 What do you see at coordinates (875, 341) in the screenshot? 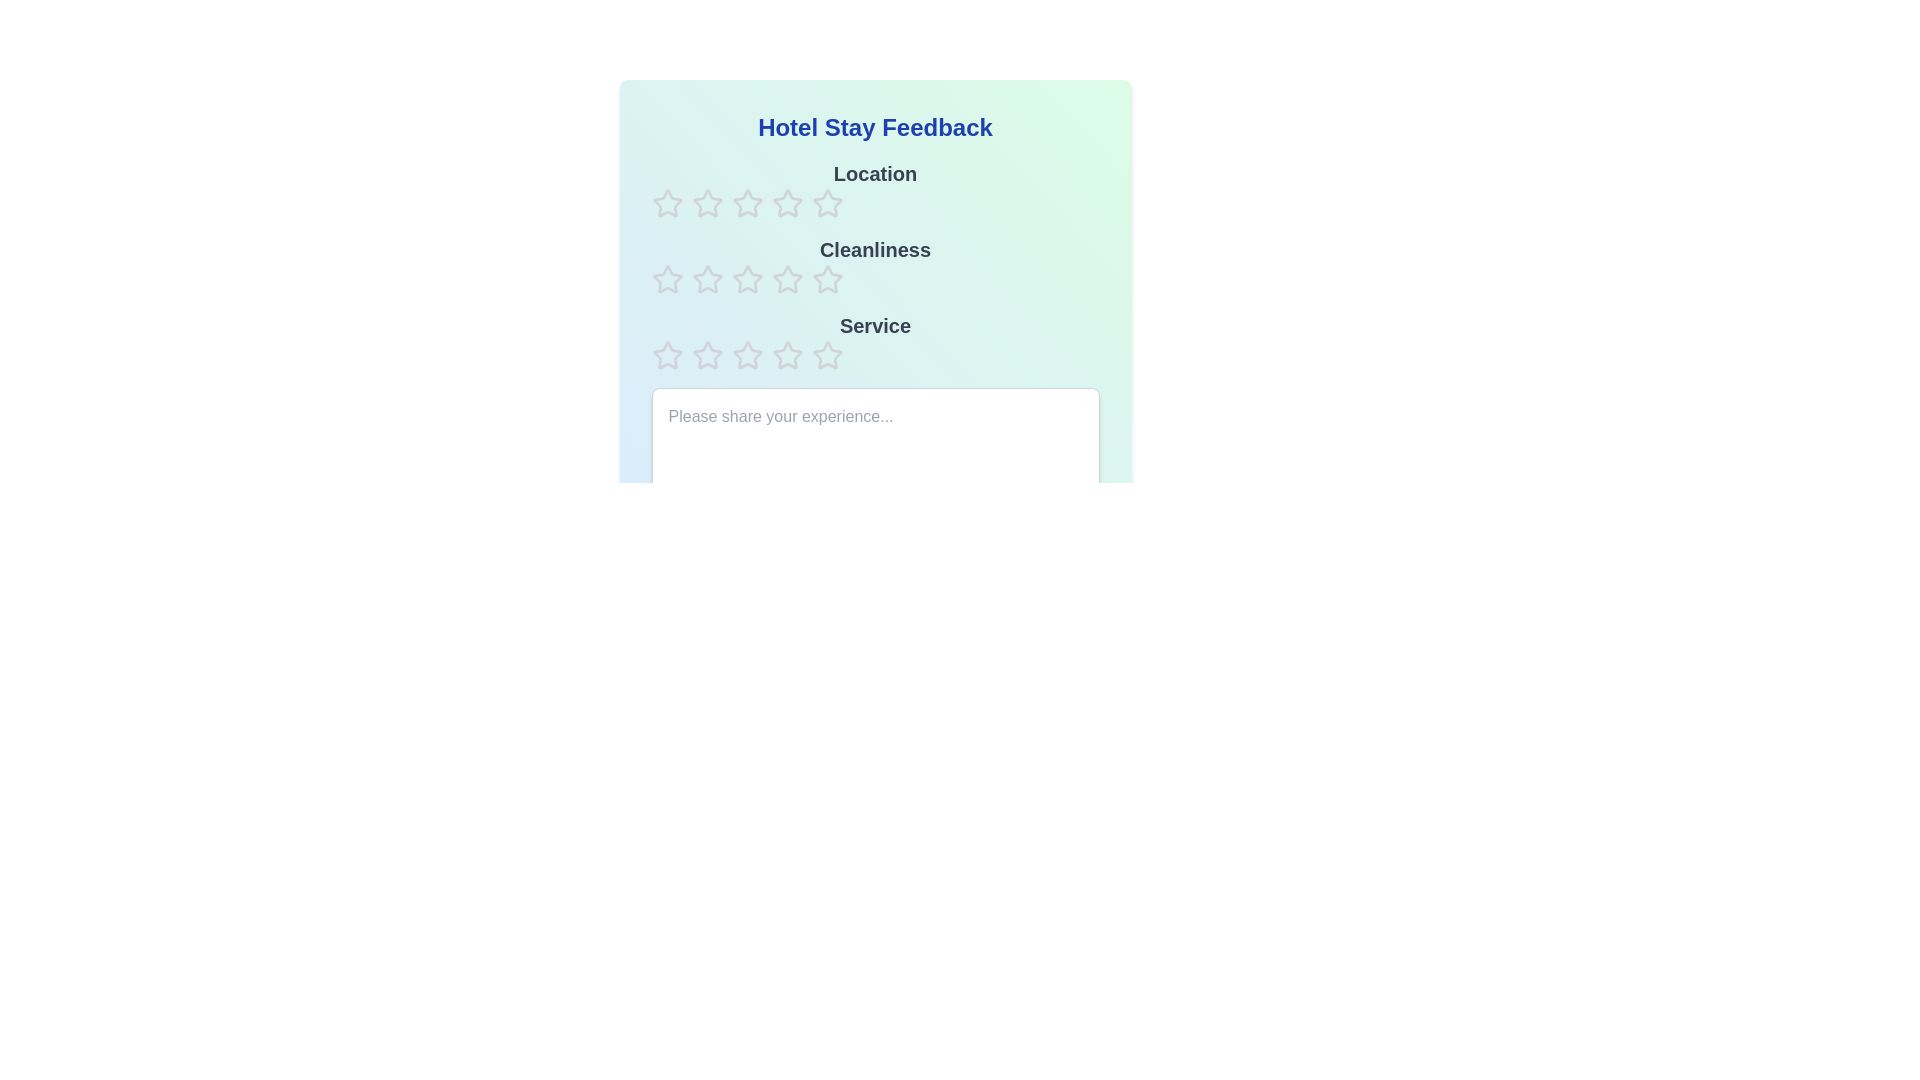
I see `the star icons in the 'Service' rating input component` at bounding box center [875, 341].